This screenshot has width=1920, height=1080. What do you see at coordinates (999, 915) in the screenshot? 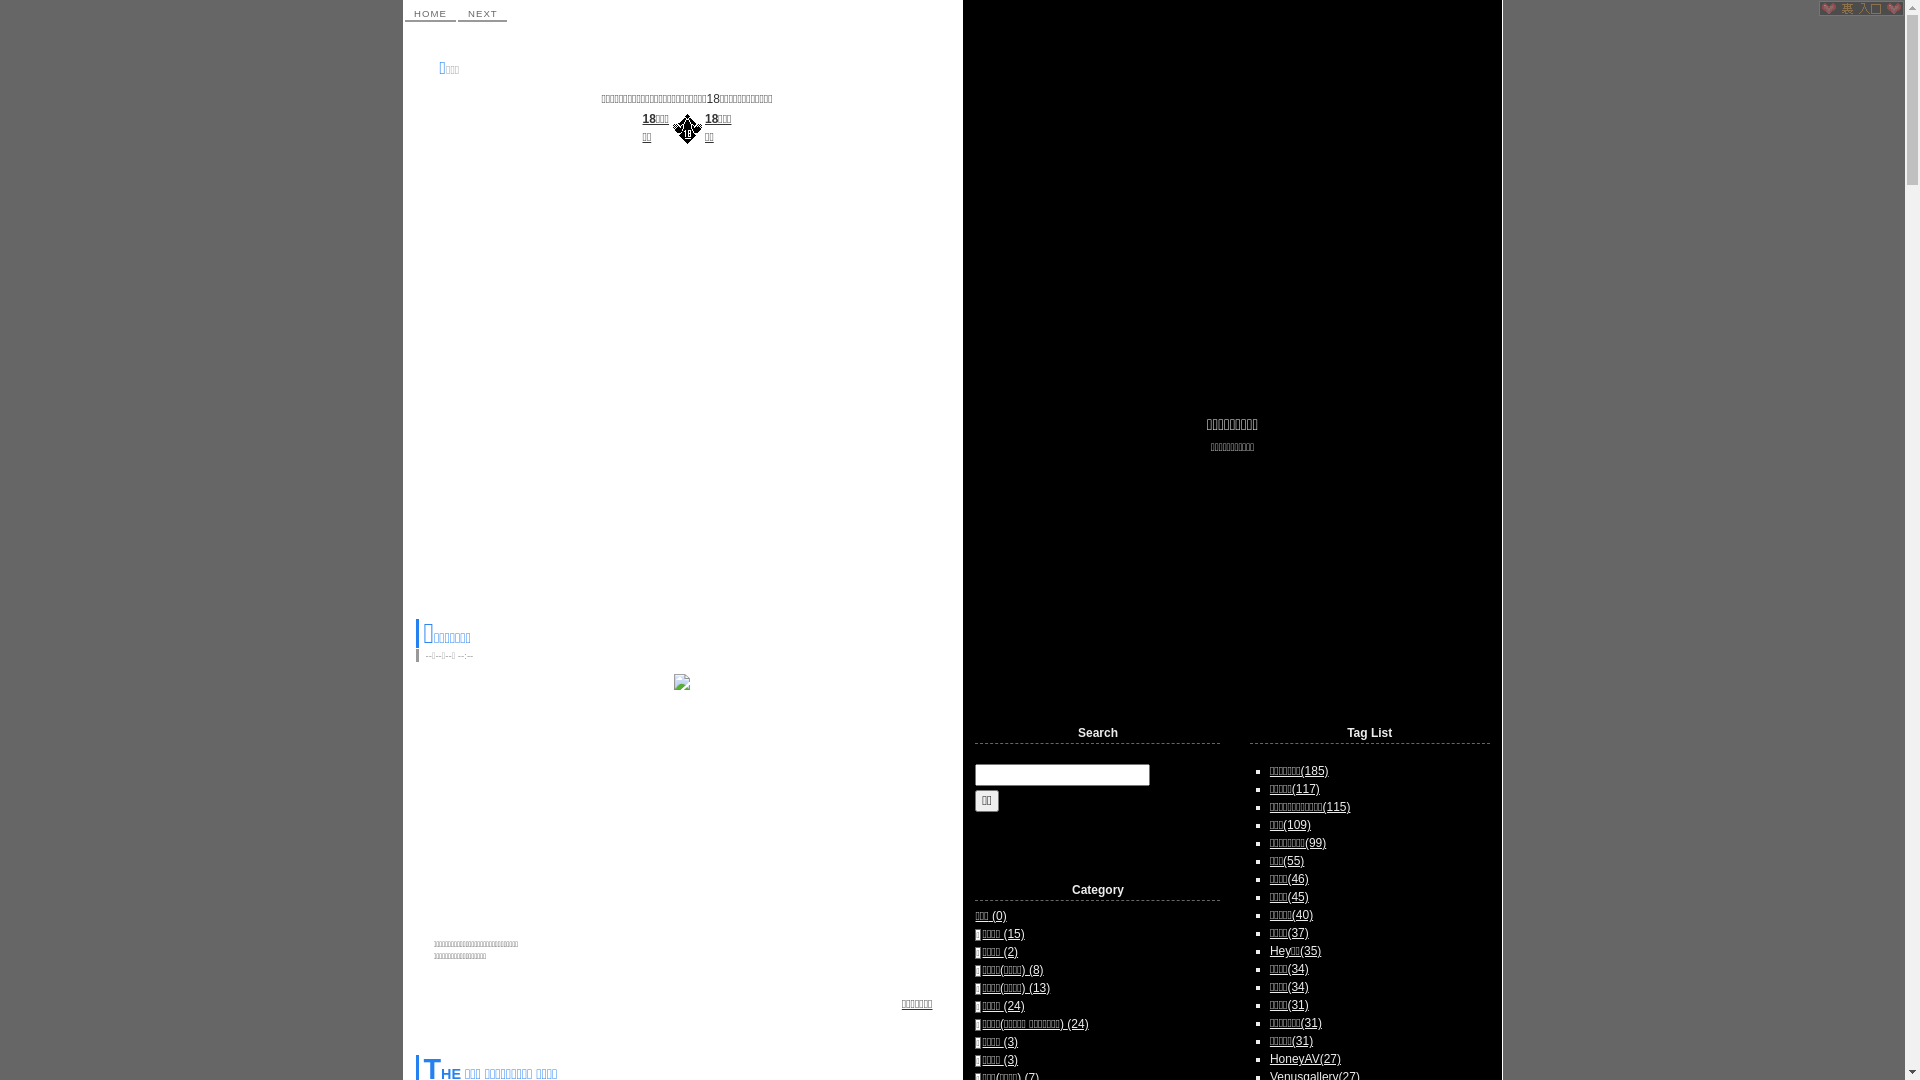
I see `'(0)'` at bounding box center [999, 915].